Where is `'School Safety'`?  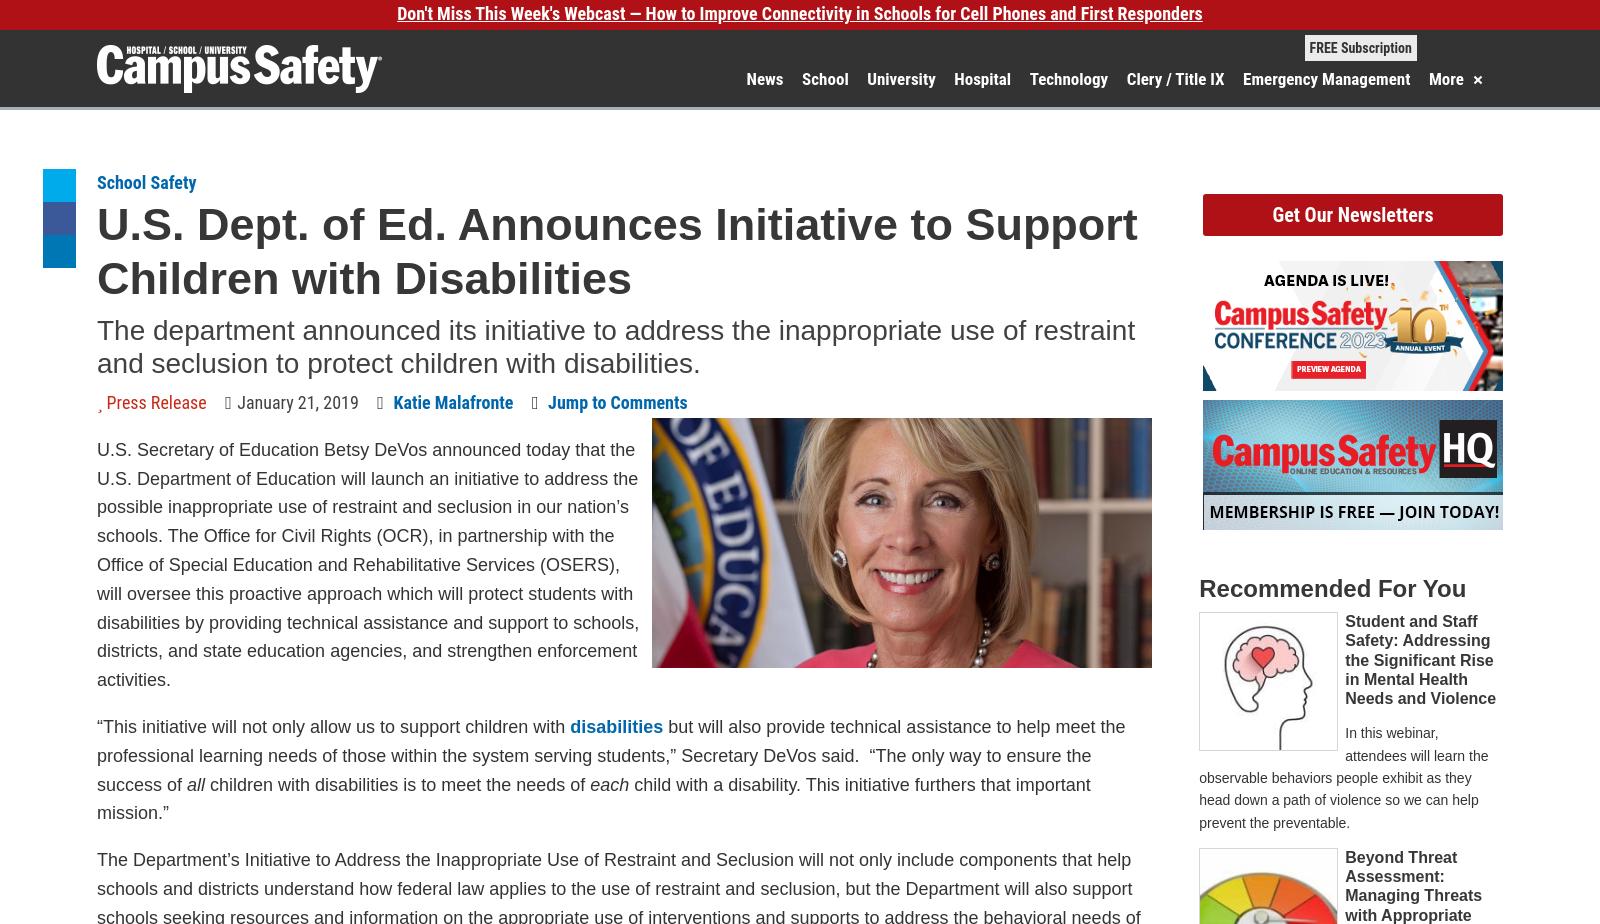
'School Safety' is located at coordinates (95, 182).